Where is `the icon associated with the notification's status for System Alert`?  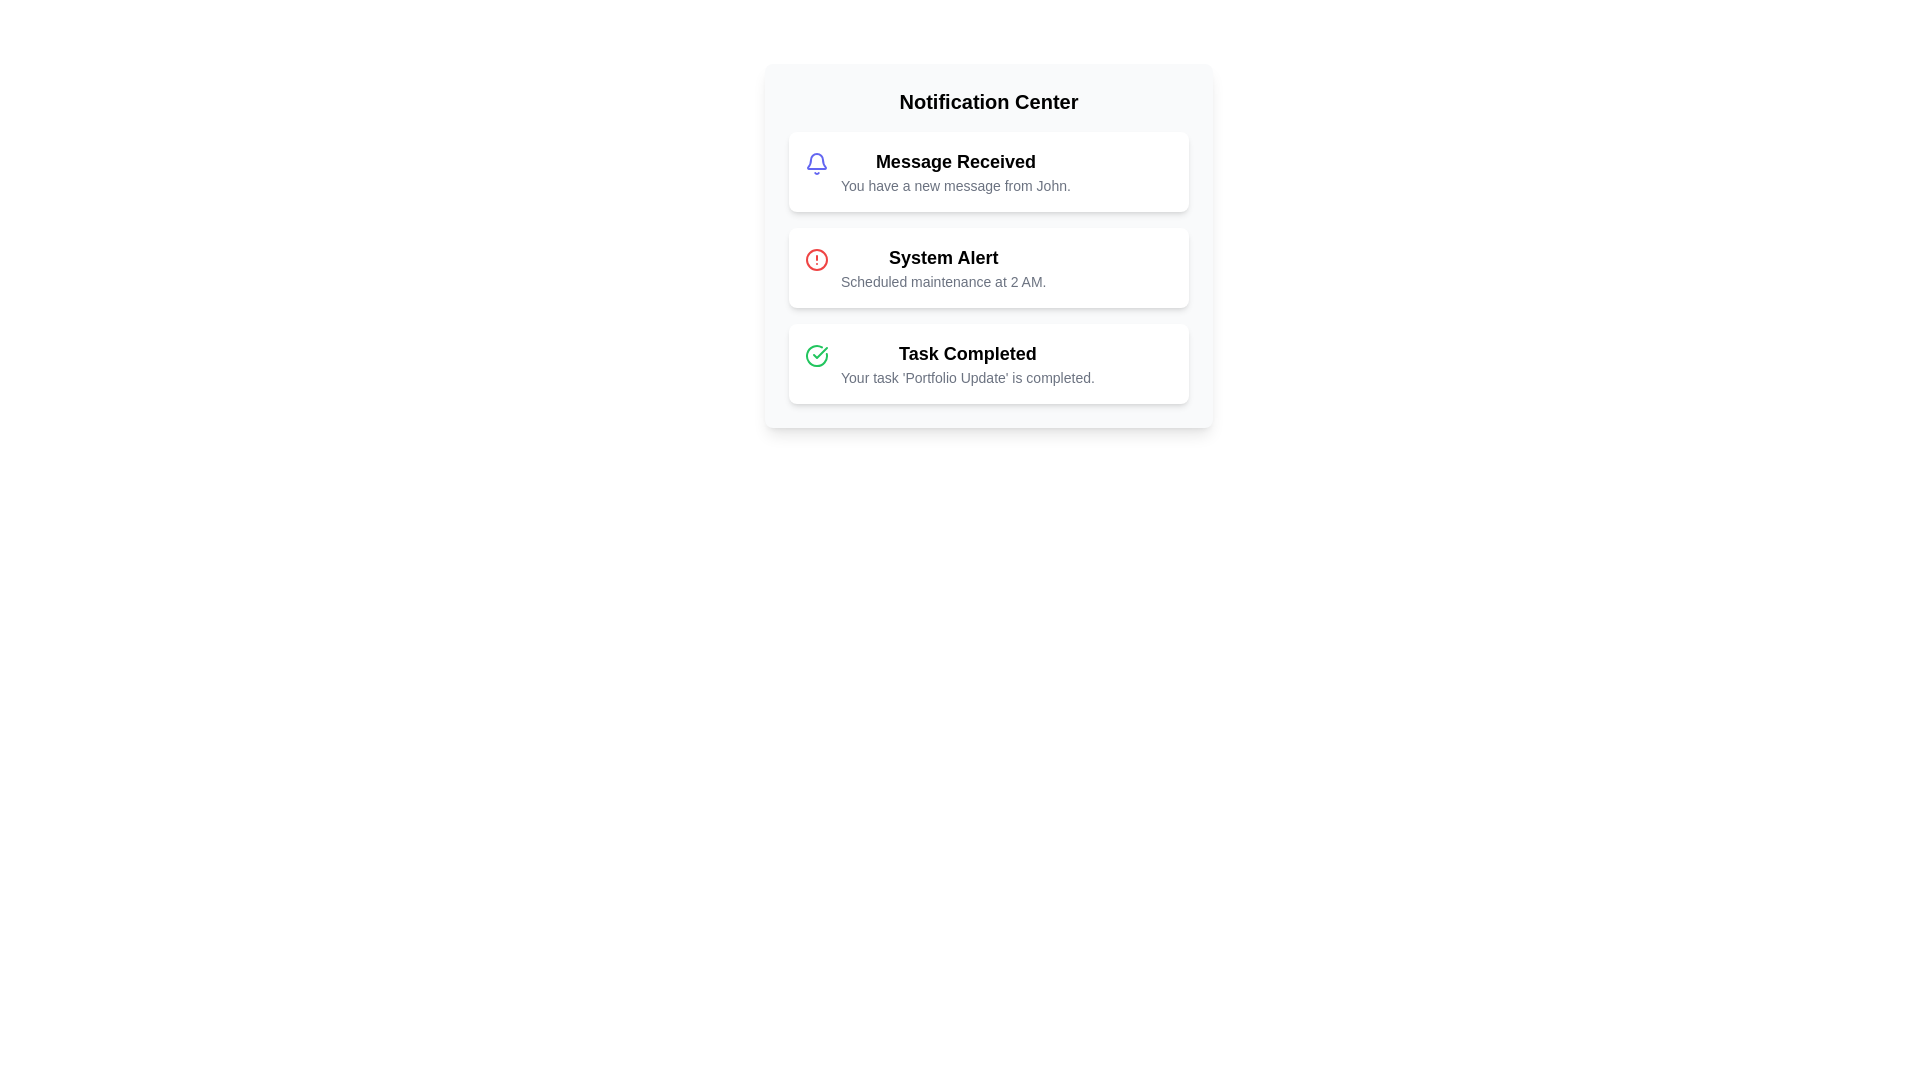 the icon associated with the notification's status for System Alert is located at coordinates (816, 258).